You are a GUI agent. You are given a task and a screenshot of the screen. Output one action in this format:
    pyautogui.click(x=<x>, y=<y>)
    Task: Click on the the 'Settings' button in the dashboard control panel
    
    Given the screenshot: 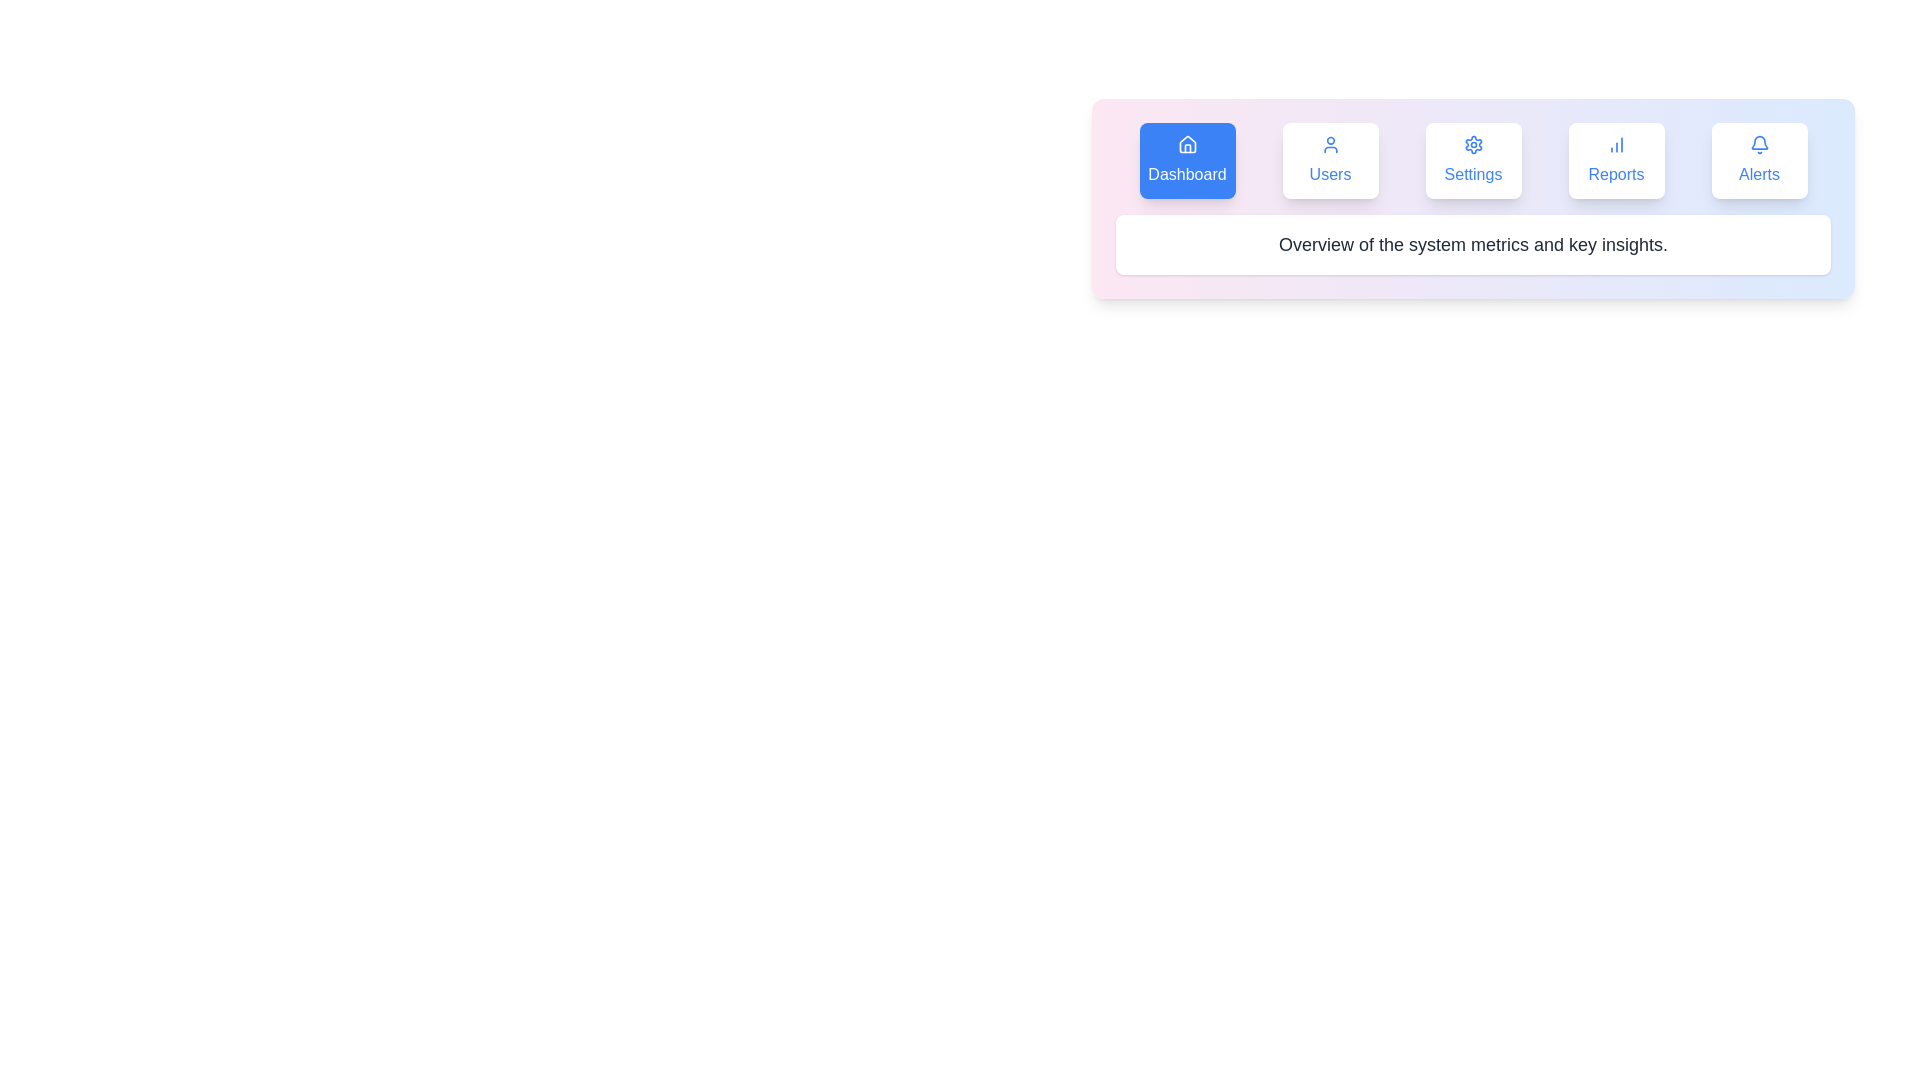 What is the action you would take?
    pyautogui.click(x=1473, y=199)
    